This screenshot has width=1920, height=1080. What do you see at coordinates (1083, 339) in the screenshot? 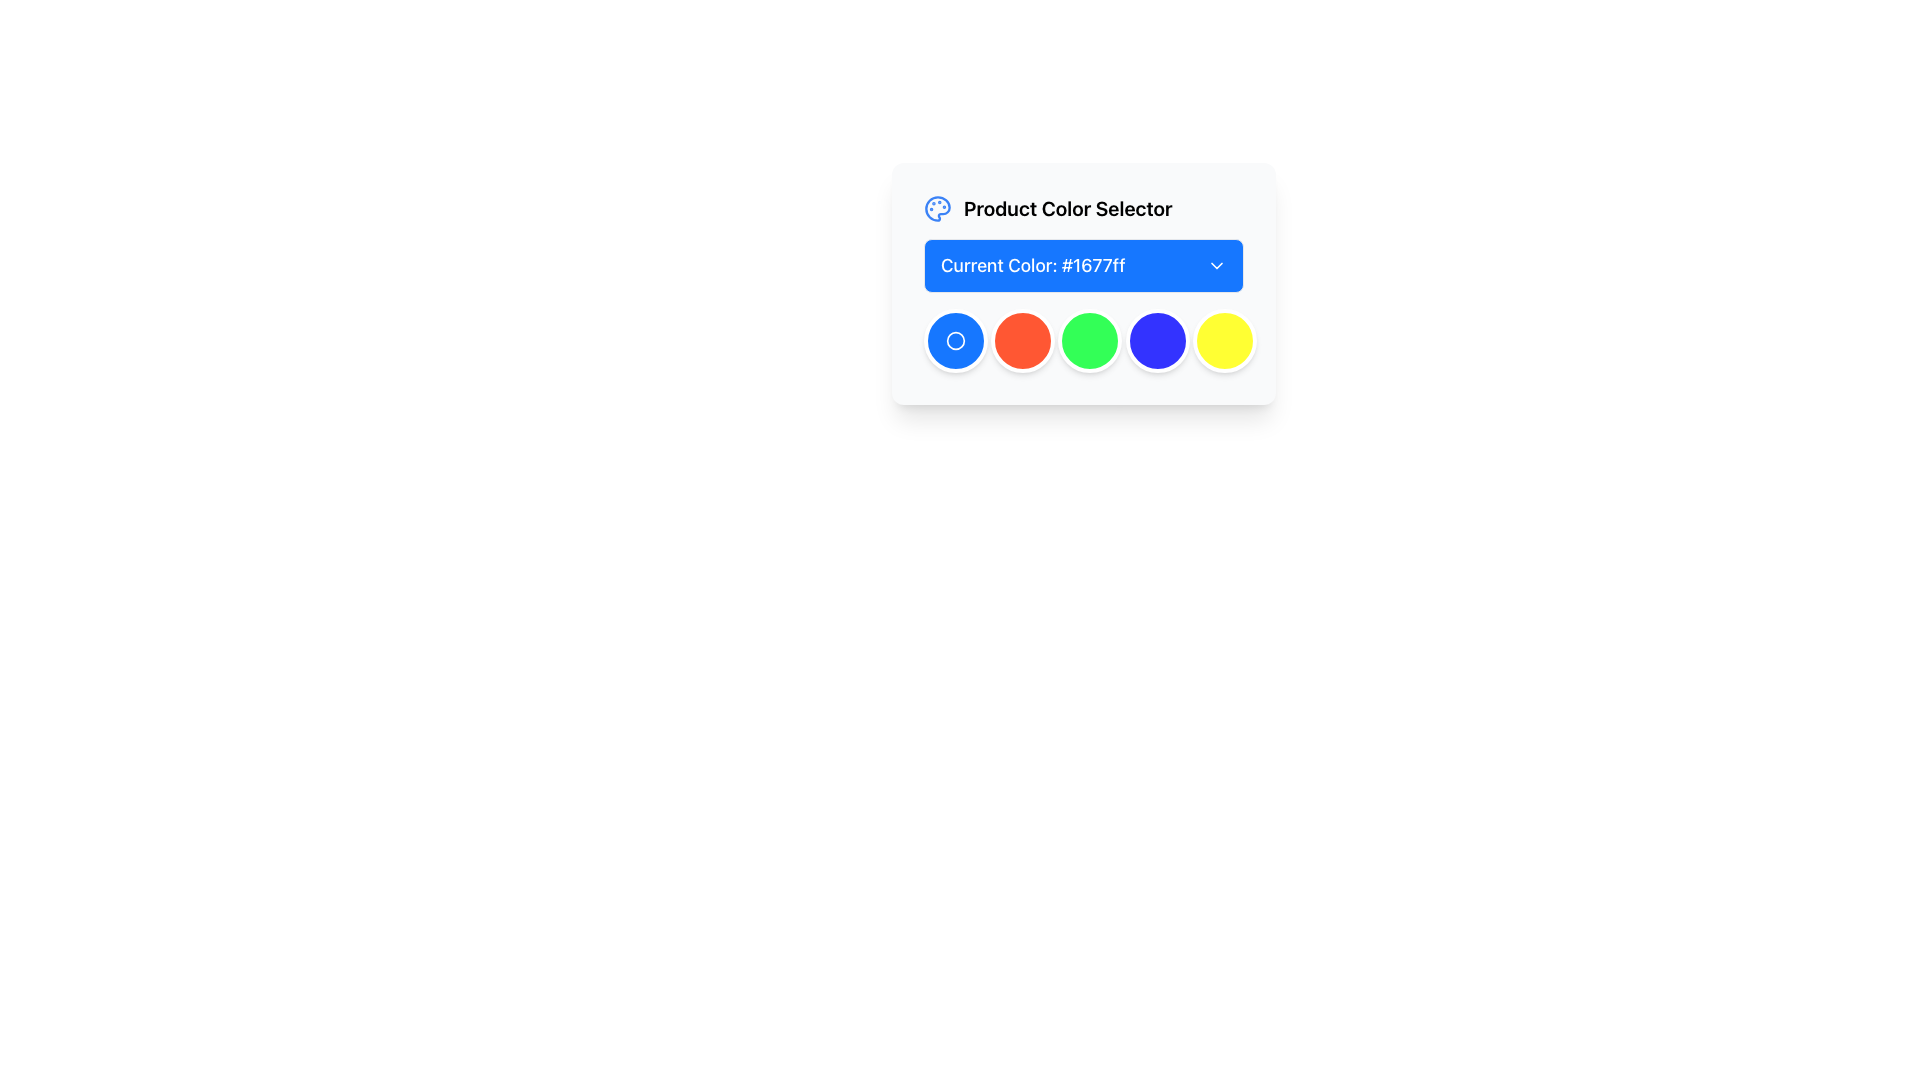
I see `a circle in the Grid of interactive buttons (circular selectors)` at bounding box center [1083, 339].